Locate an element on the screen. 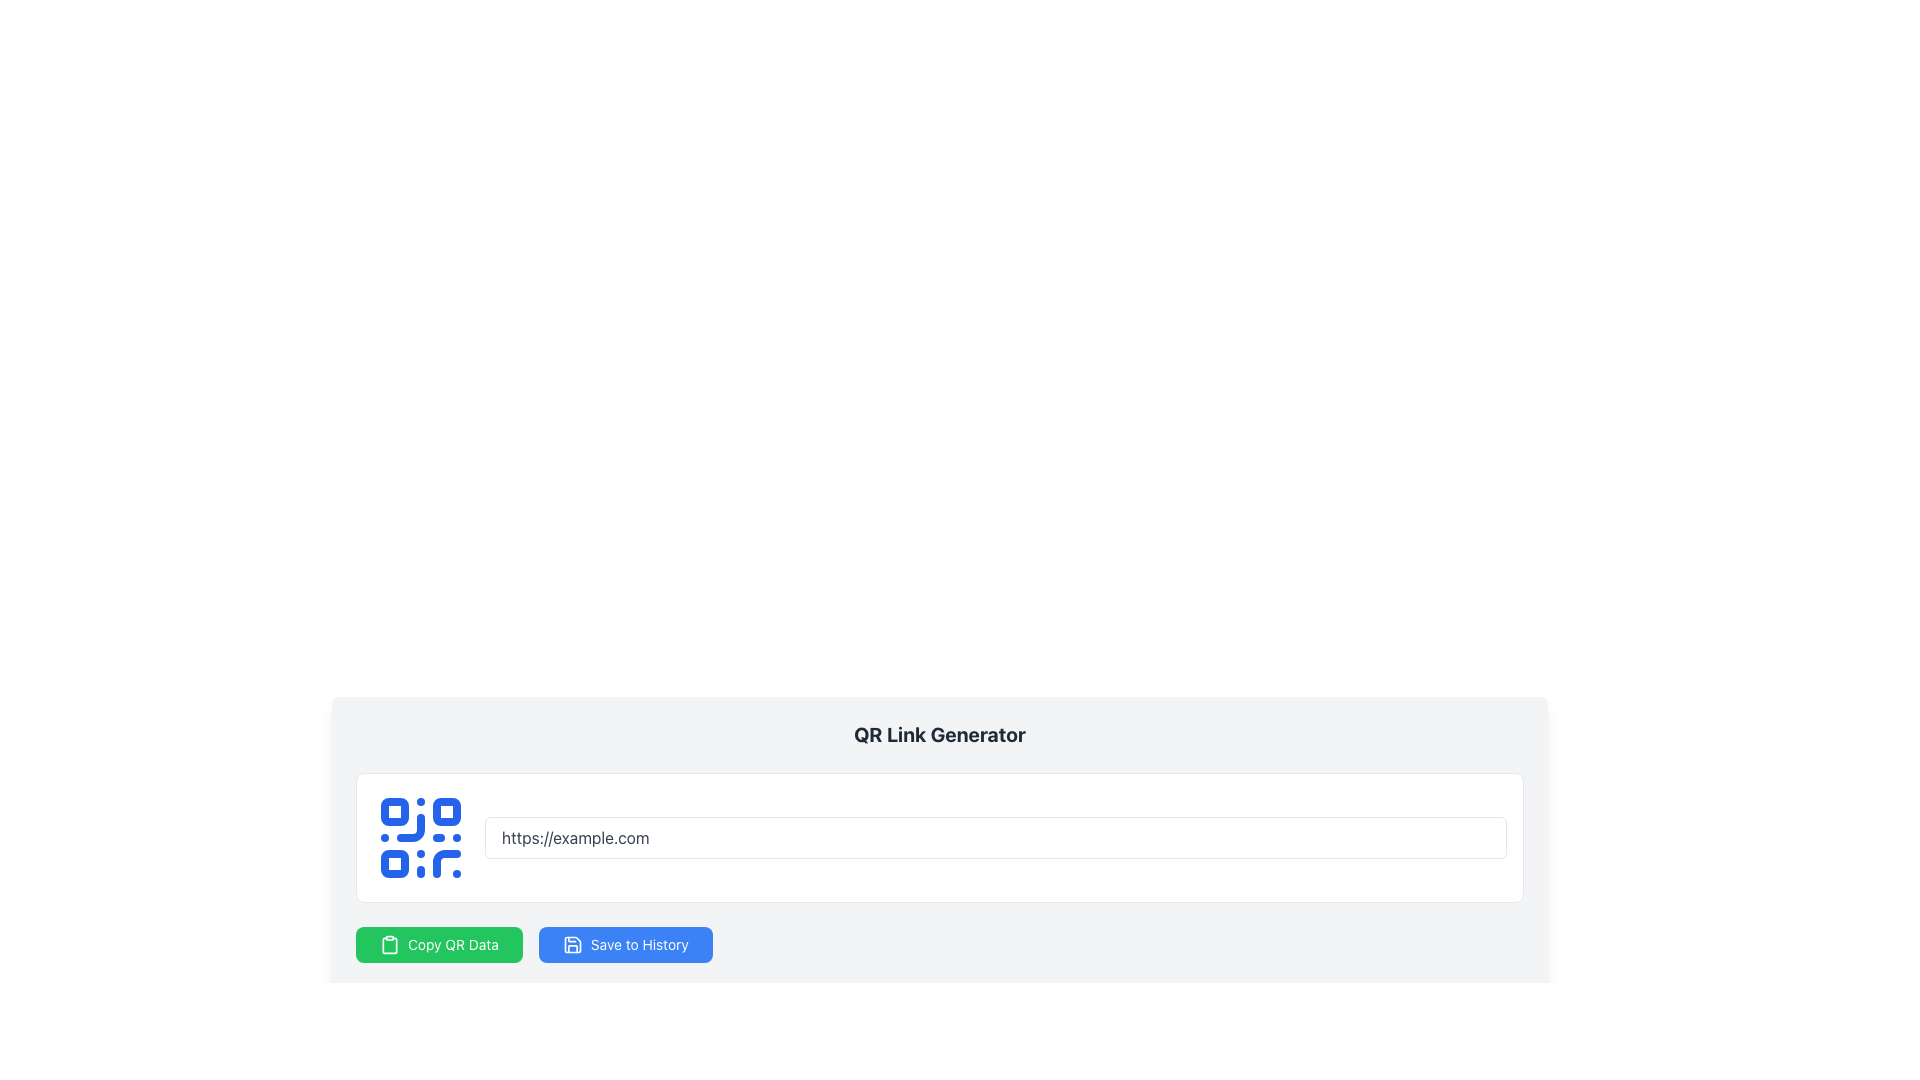 The image size is (1920, 1080). the blue save action icon with rounded edges located to the left of the 'Save to History' button is located at coordinates (571, 945).